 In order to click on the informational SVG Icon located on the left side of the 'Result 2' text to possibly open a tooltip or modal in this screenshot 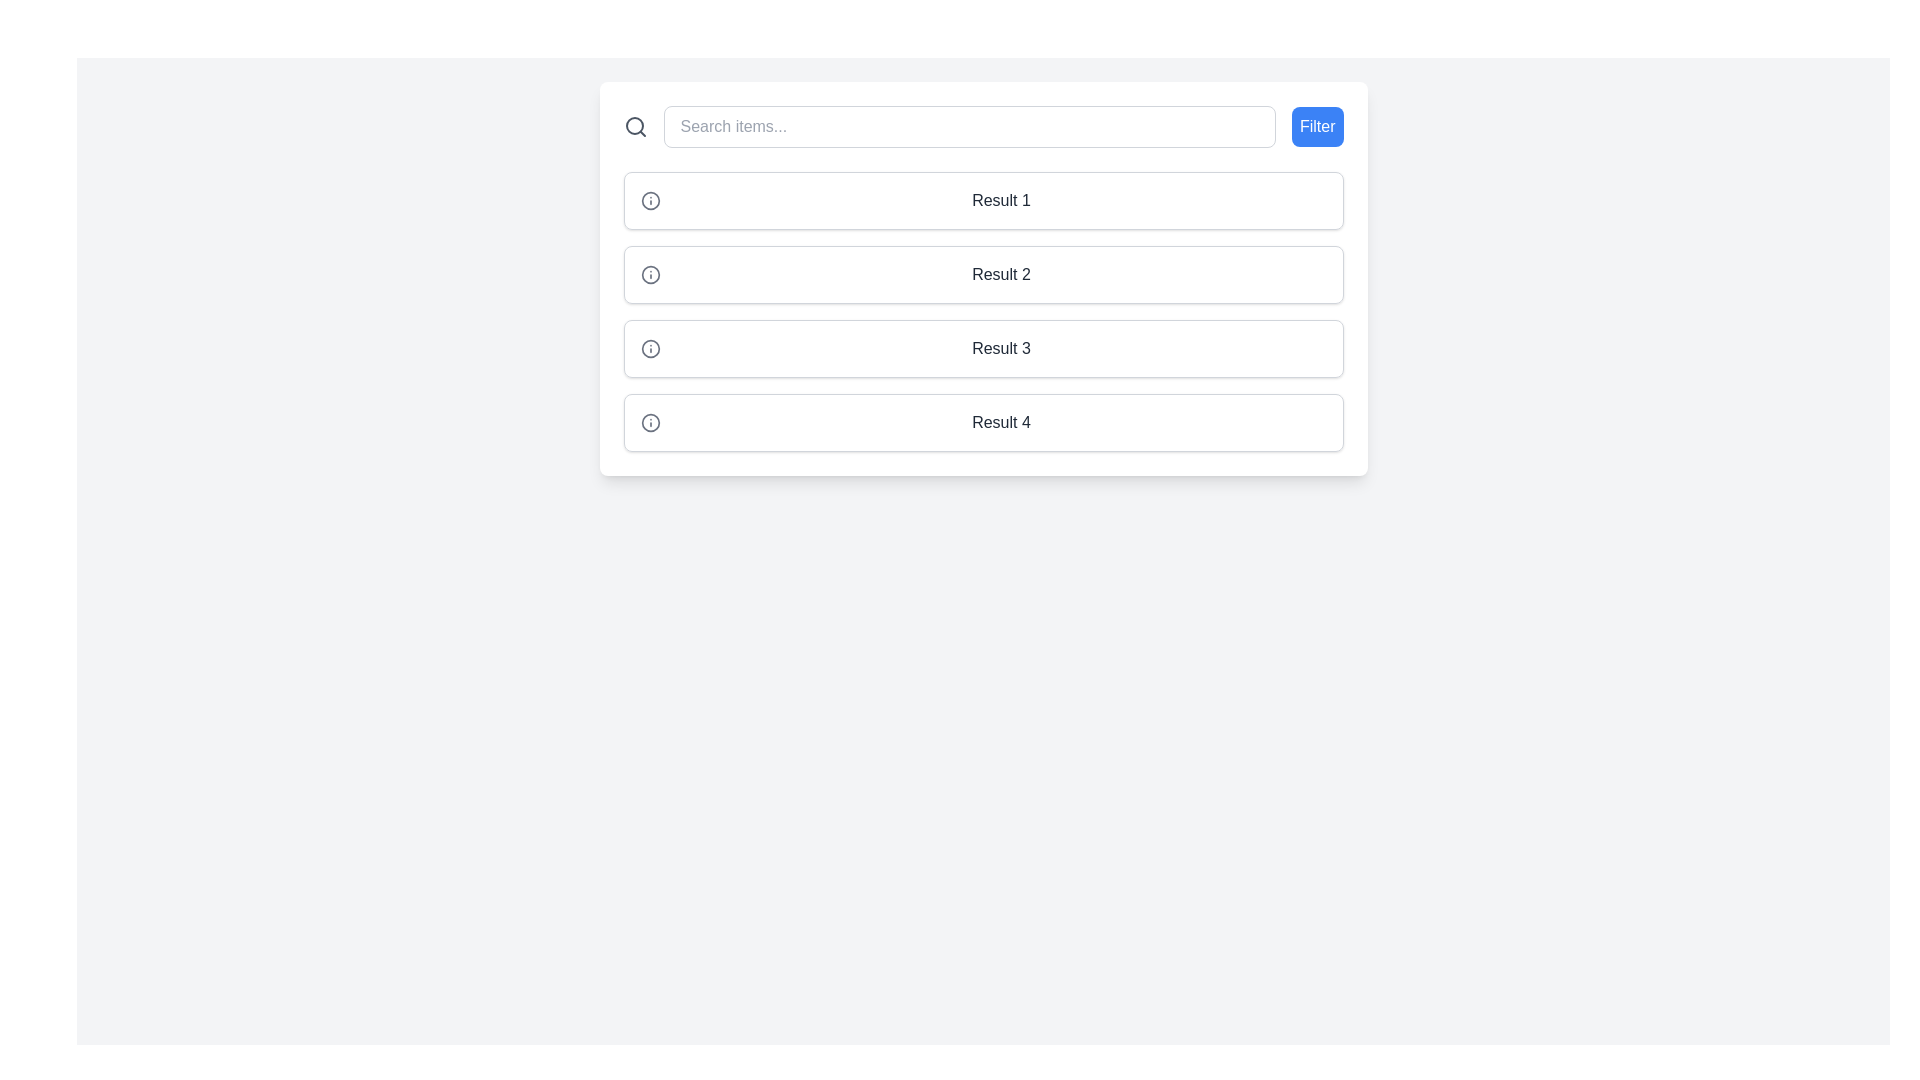, I will do `click(650, 274)`.